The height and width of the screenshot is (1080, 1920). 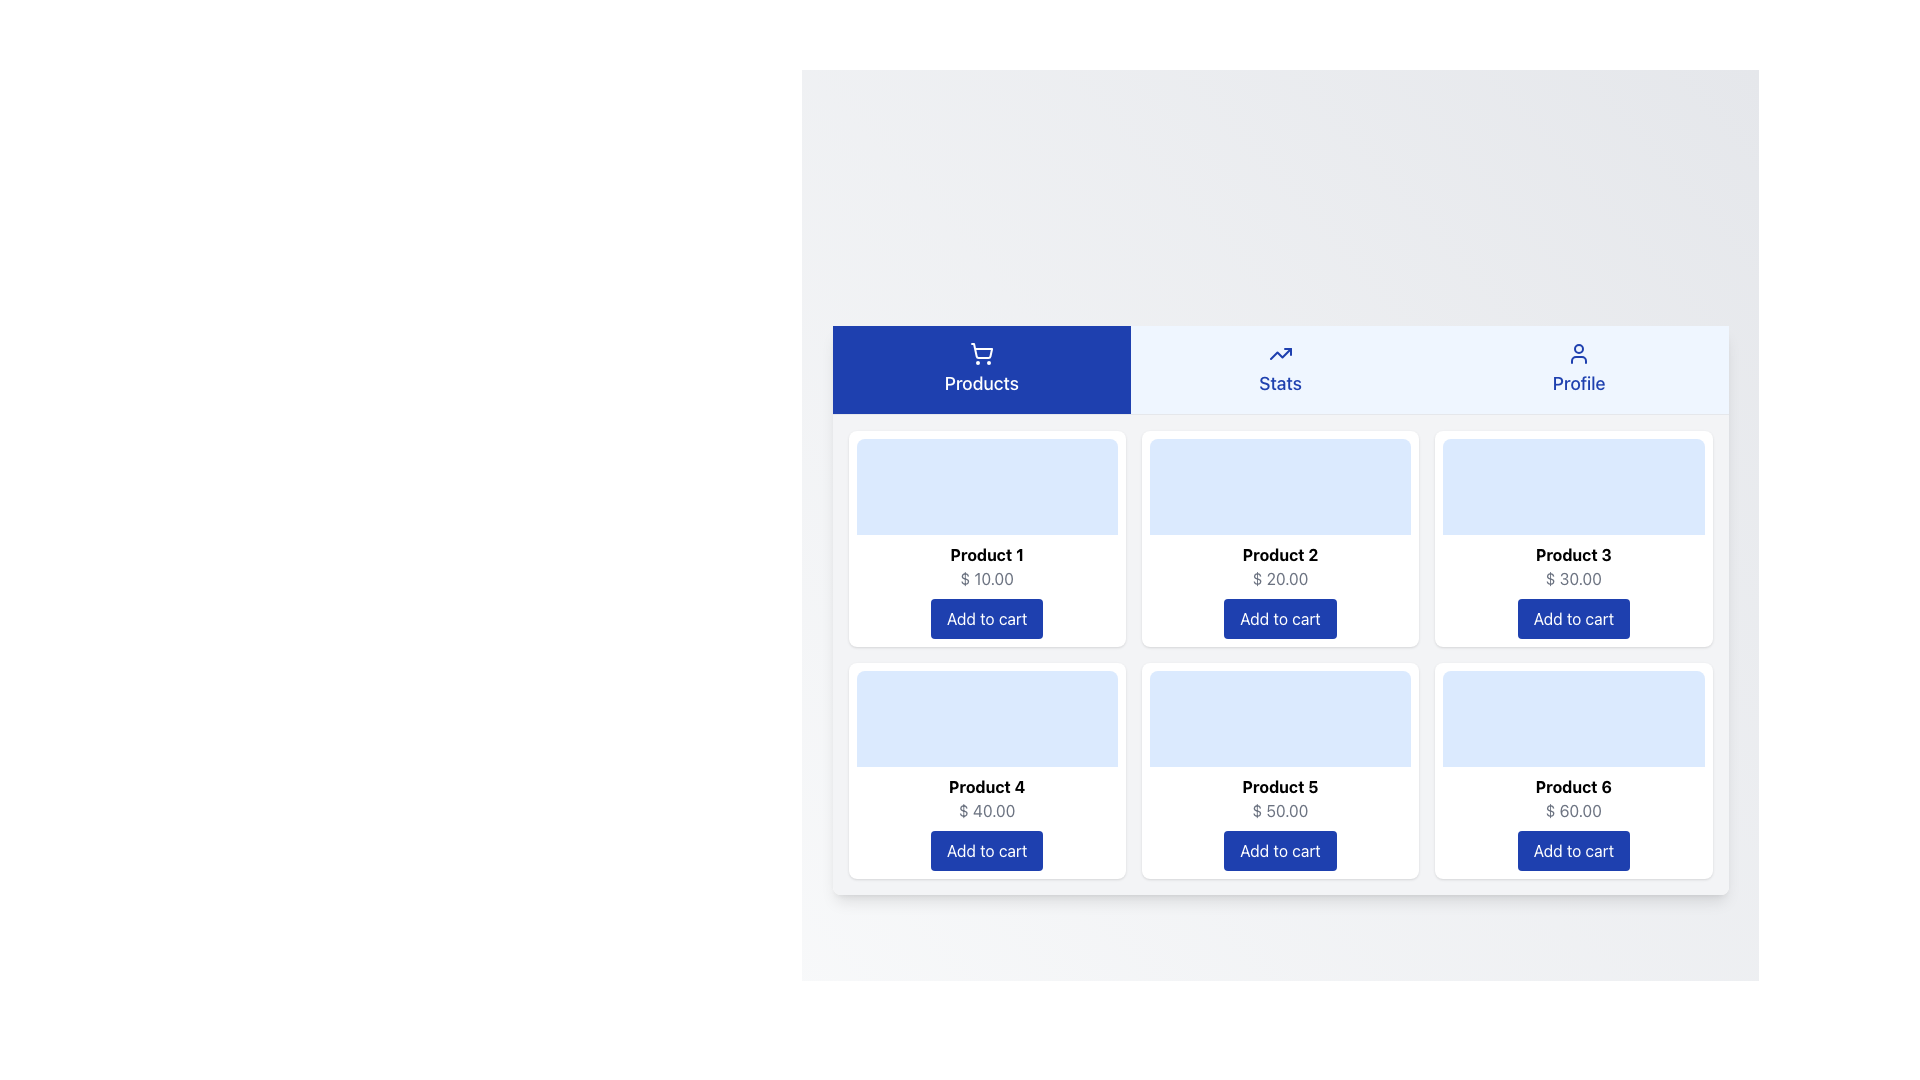 What do you see at coordinates (987, 554) in the screenshot?
I see `the 'Product 1' text label, which is bold and black, positioned between a light blue rectangle and a price label in the first item card of a grid layout` at bounding box center [987, 554].